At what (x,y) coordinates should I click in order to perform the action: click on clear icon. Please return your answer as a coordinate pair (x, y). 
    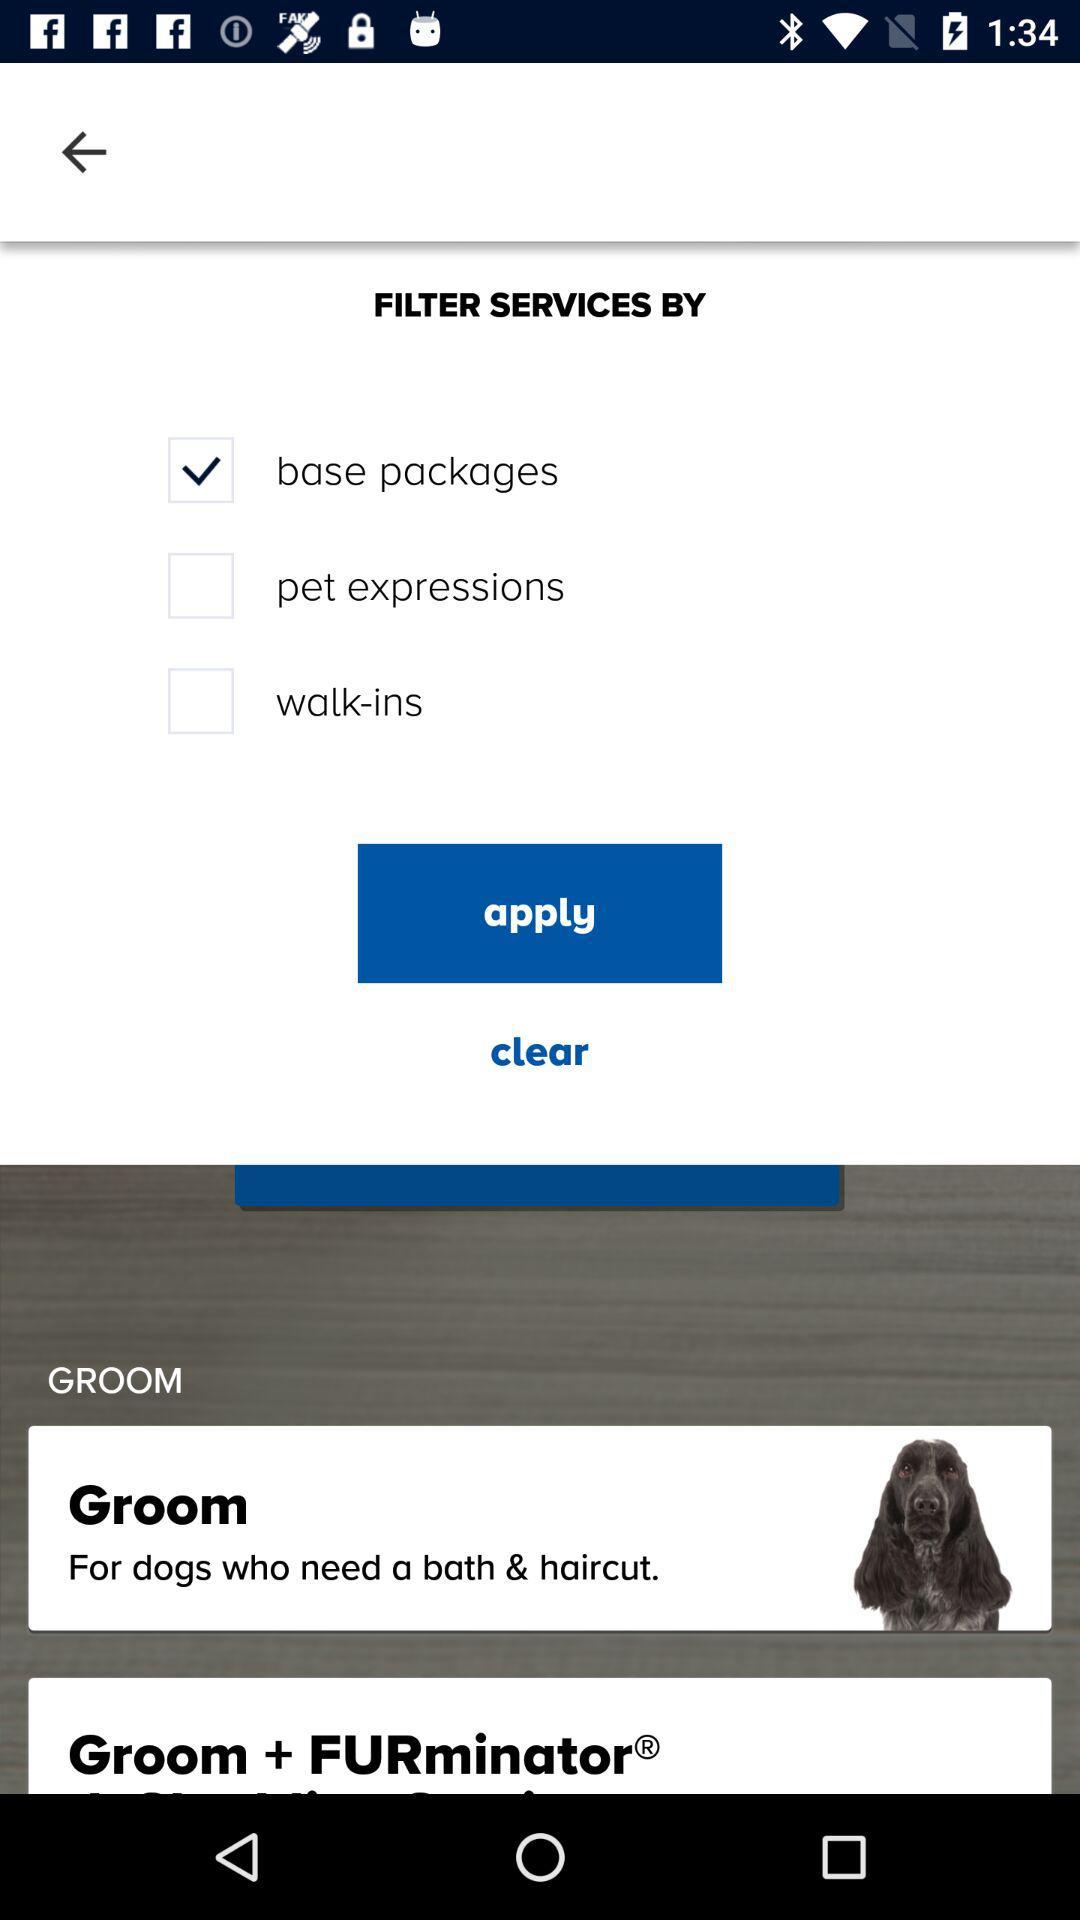
    Looking at the image, I should click on (538, 1051).